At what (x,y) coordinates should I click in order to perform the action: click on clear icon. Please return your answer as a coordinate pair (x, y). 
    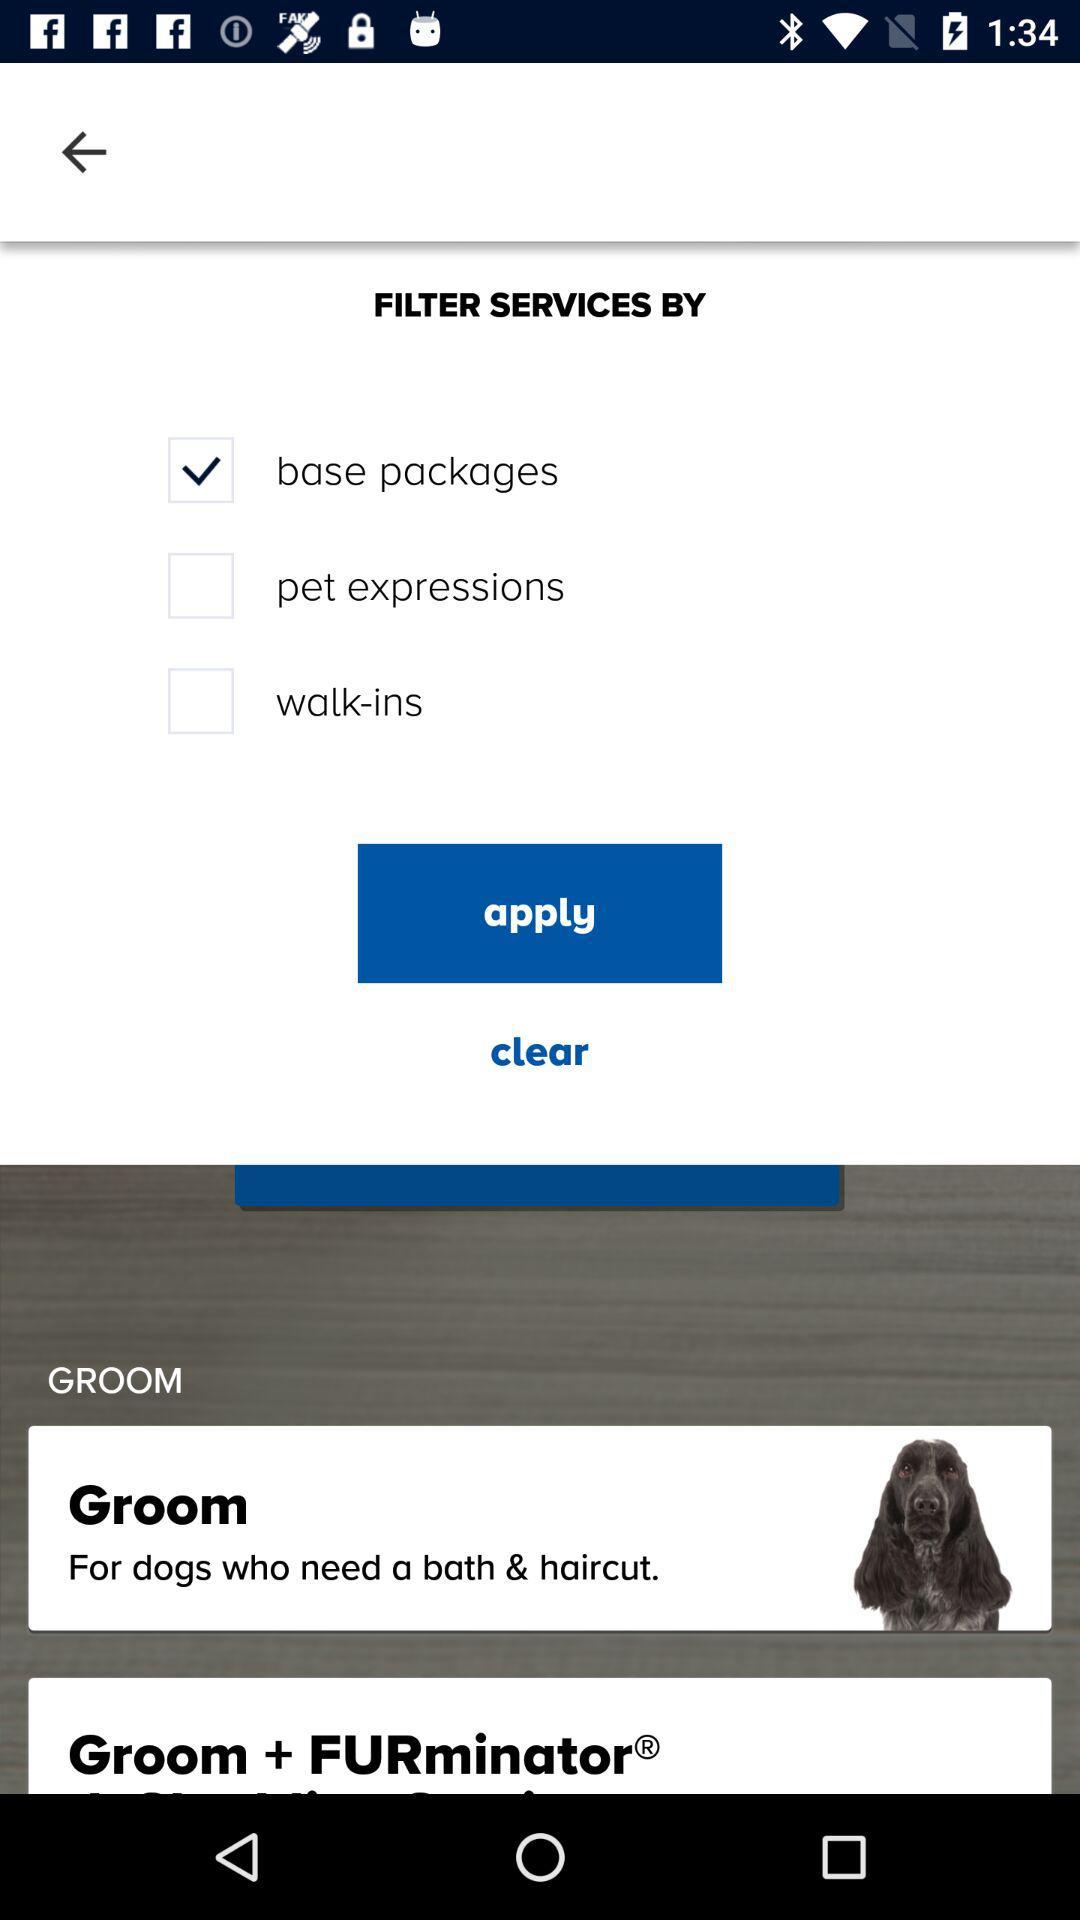
    Looking at the image, I should click on (538, 1051).